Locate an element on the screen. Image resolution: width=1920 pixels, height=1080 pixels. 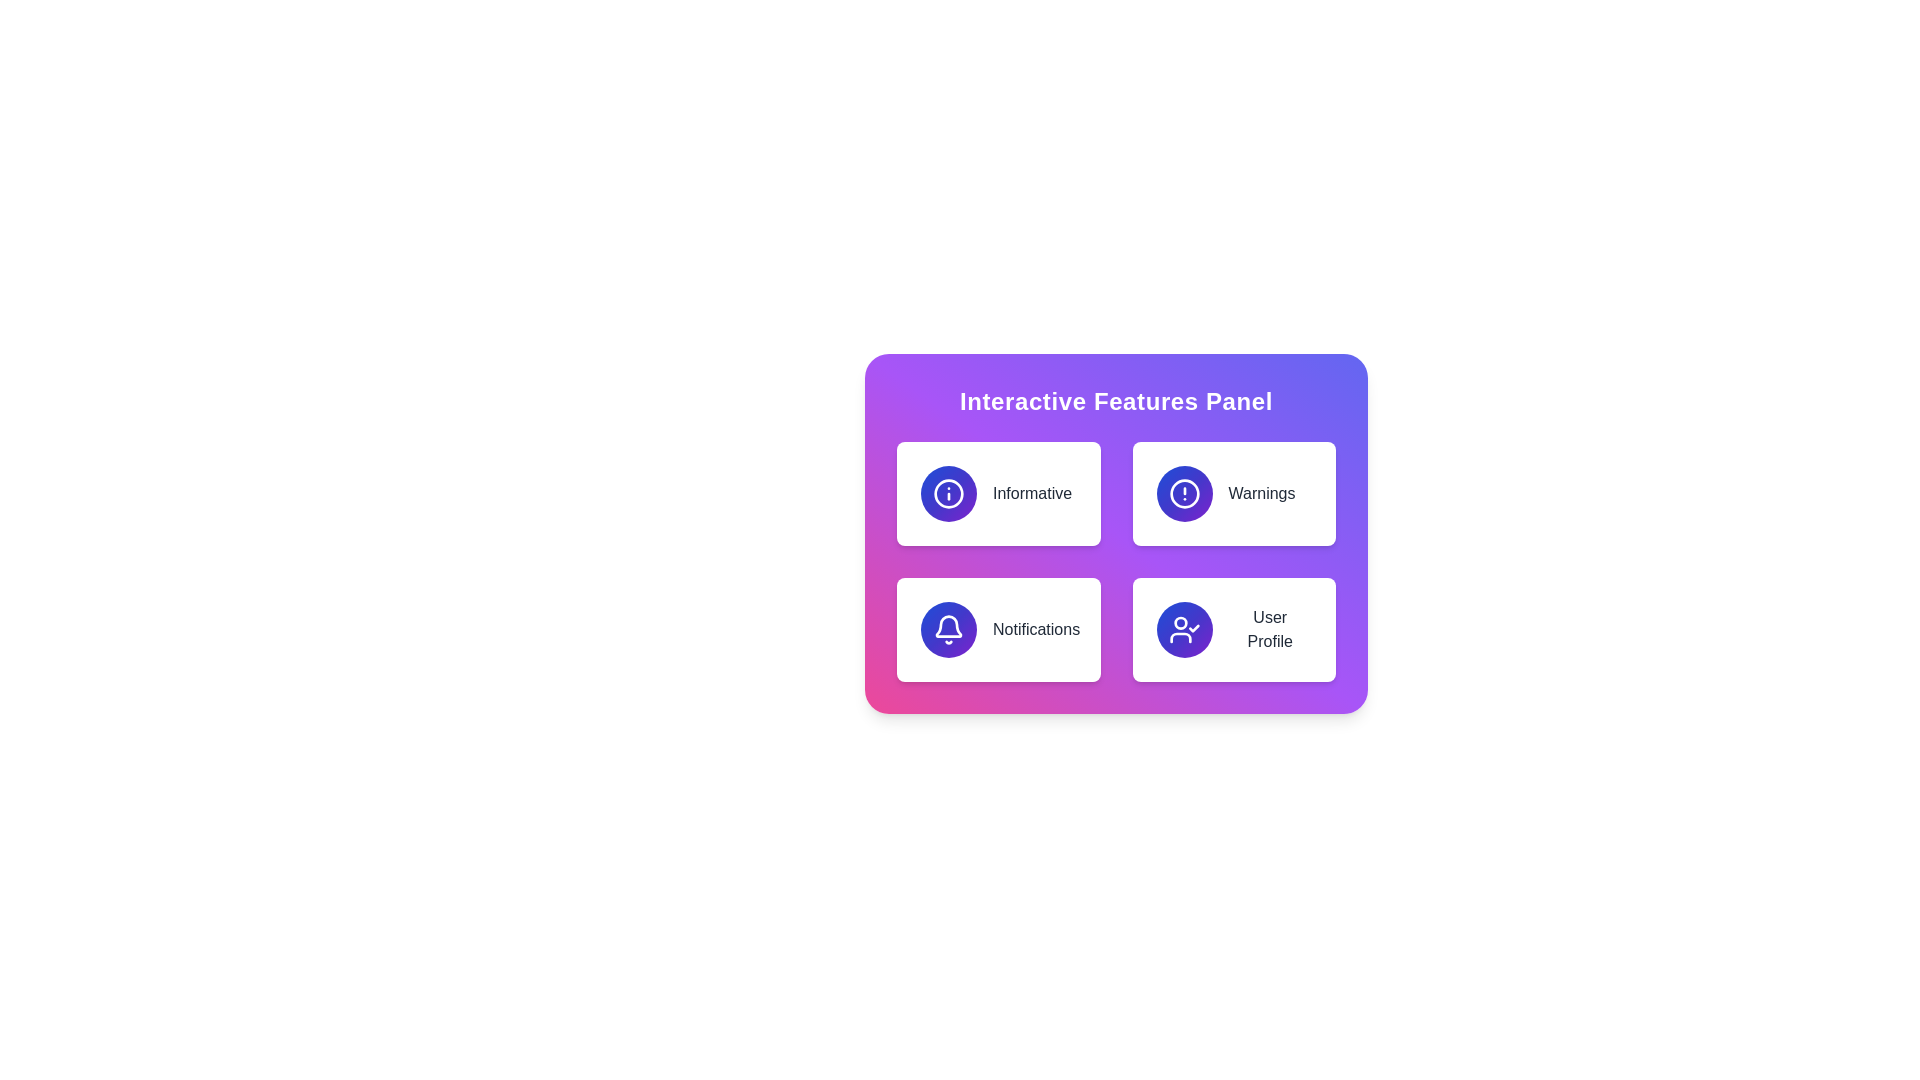
the circular information icon with a gradient background and an exclamation mark is located at coordinates (948, 493).